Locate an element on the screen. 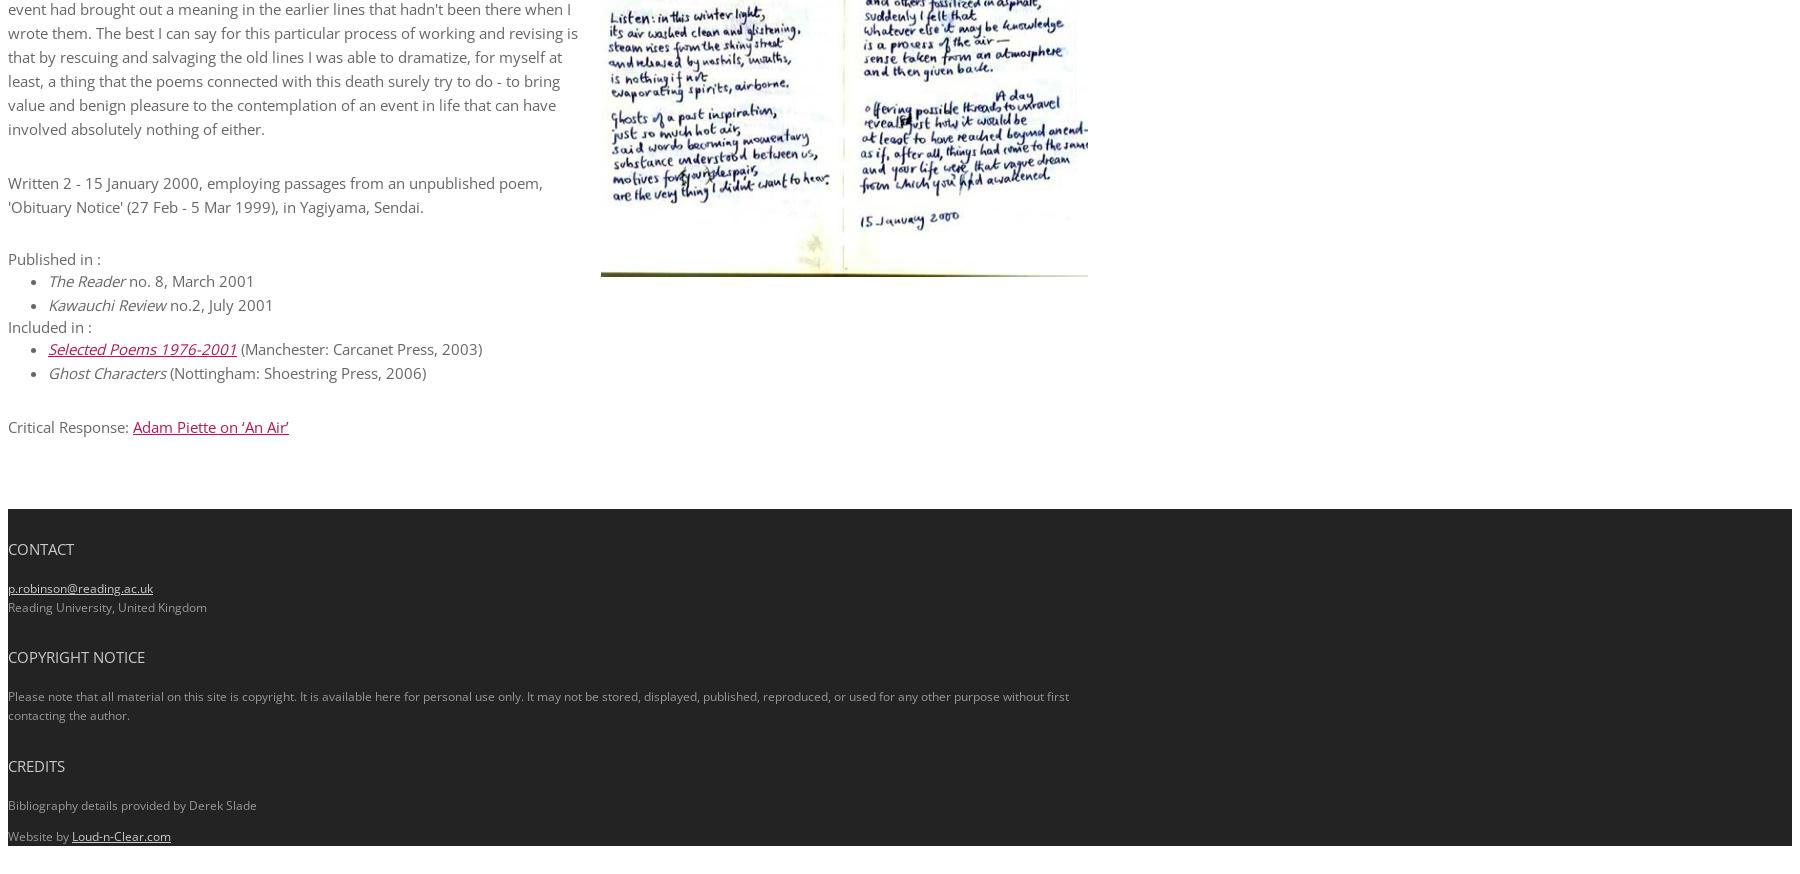 This screenshot has width=1800, height=874. 'Included in
		:' is located at coordinates (49, 325).